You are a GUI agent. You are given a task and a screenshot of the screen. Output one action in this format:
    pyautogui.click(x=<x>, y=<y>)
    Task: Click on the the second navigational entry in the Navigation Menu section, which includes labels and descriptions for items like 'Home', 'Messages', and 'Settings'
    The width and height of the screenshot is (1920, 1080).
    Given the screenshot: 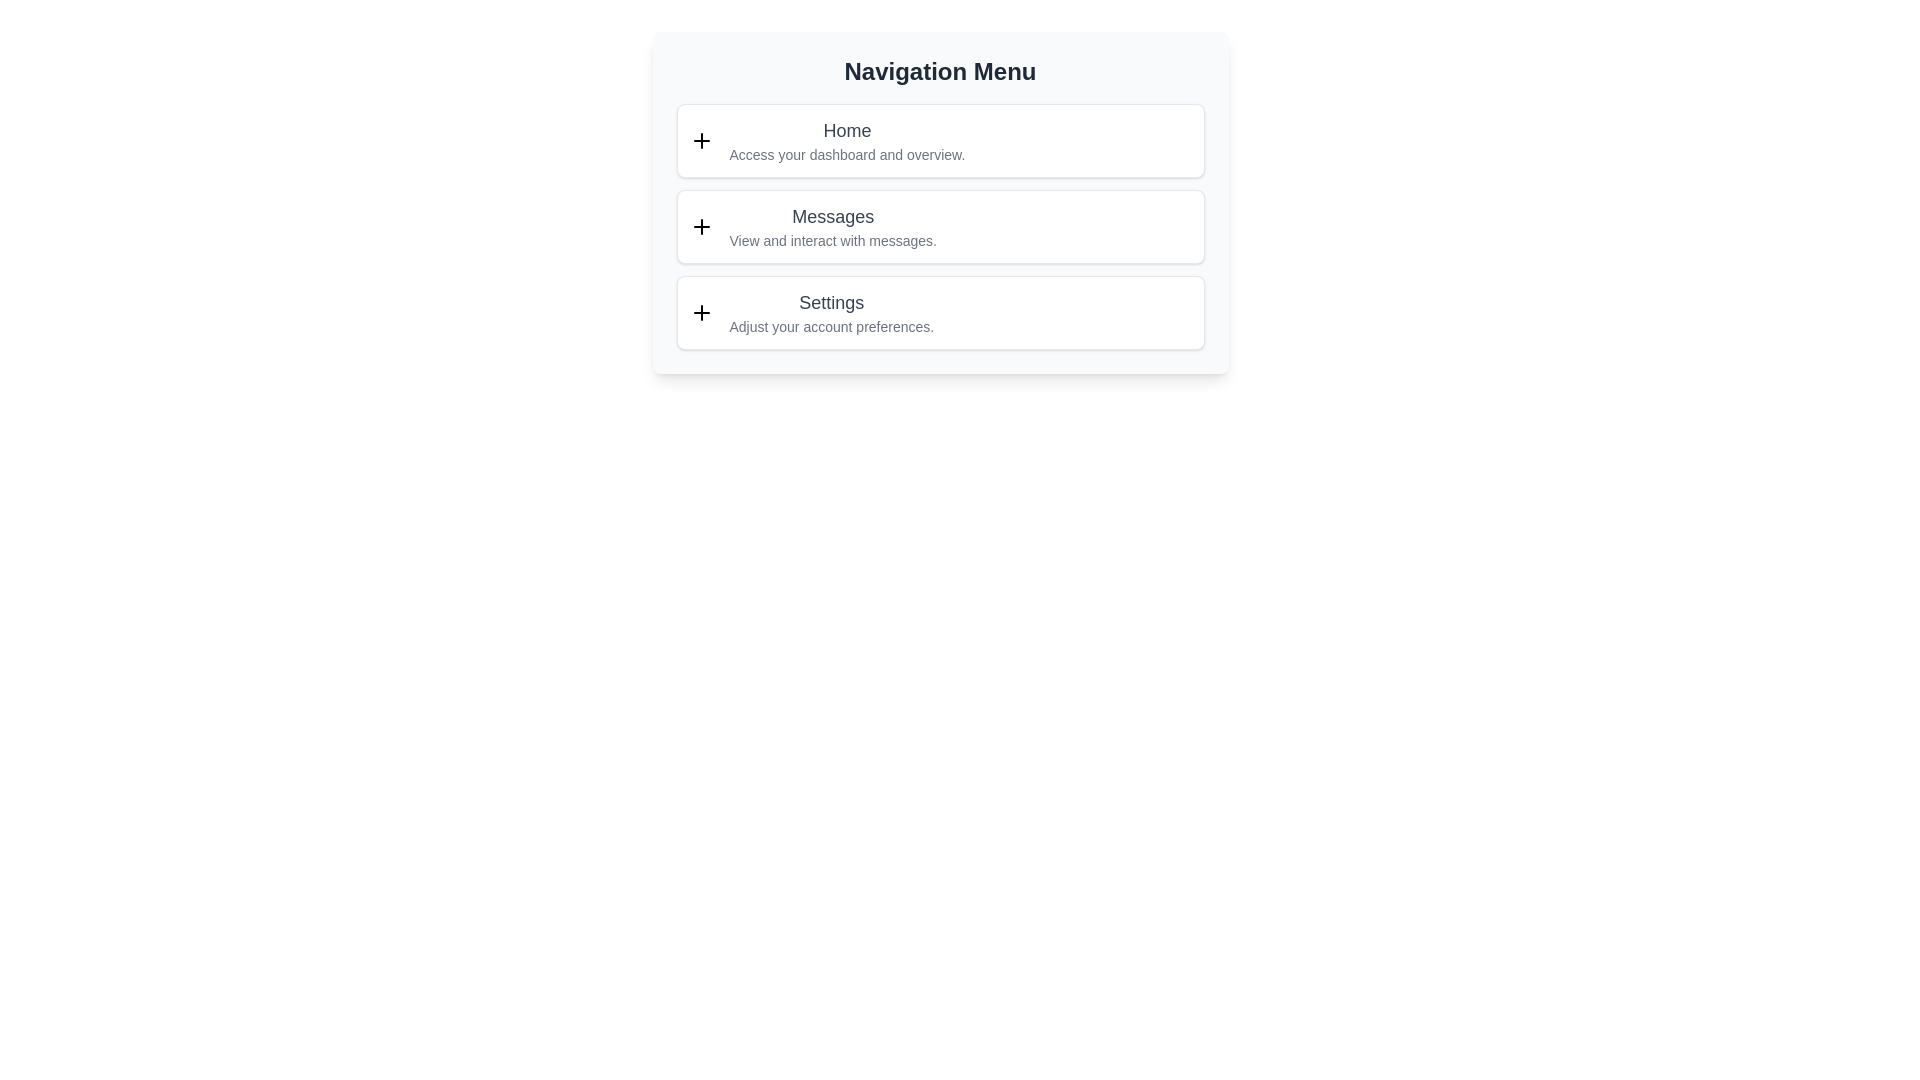 What is the action you would take?
    pyautogui.click(x=939, y=226)
    